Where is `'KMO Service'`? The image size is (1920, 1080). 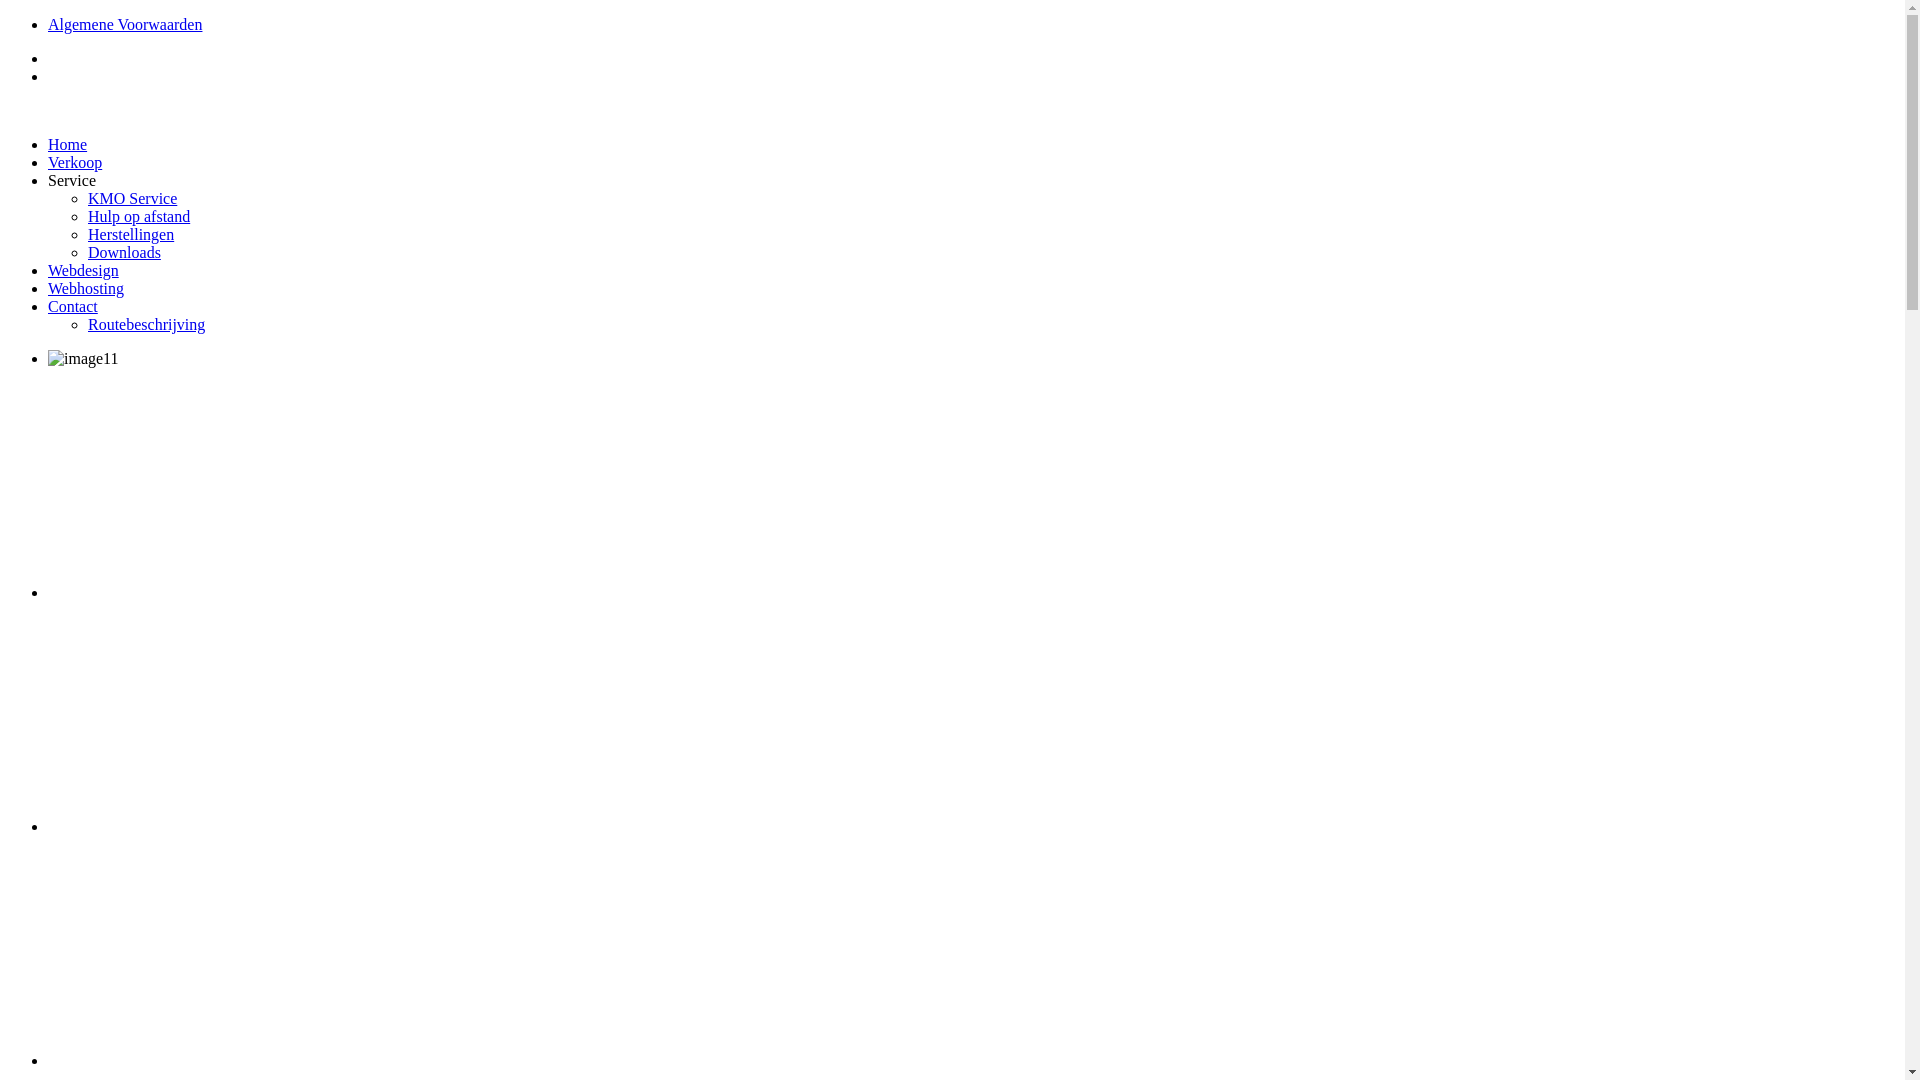 'KMO Service' is located at coordinates (131, 198).